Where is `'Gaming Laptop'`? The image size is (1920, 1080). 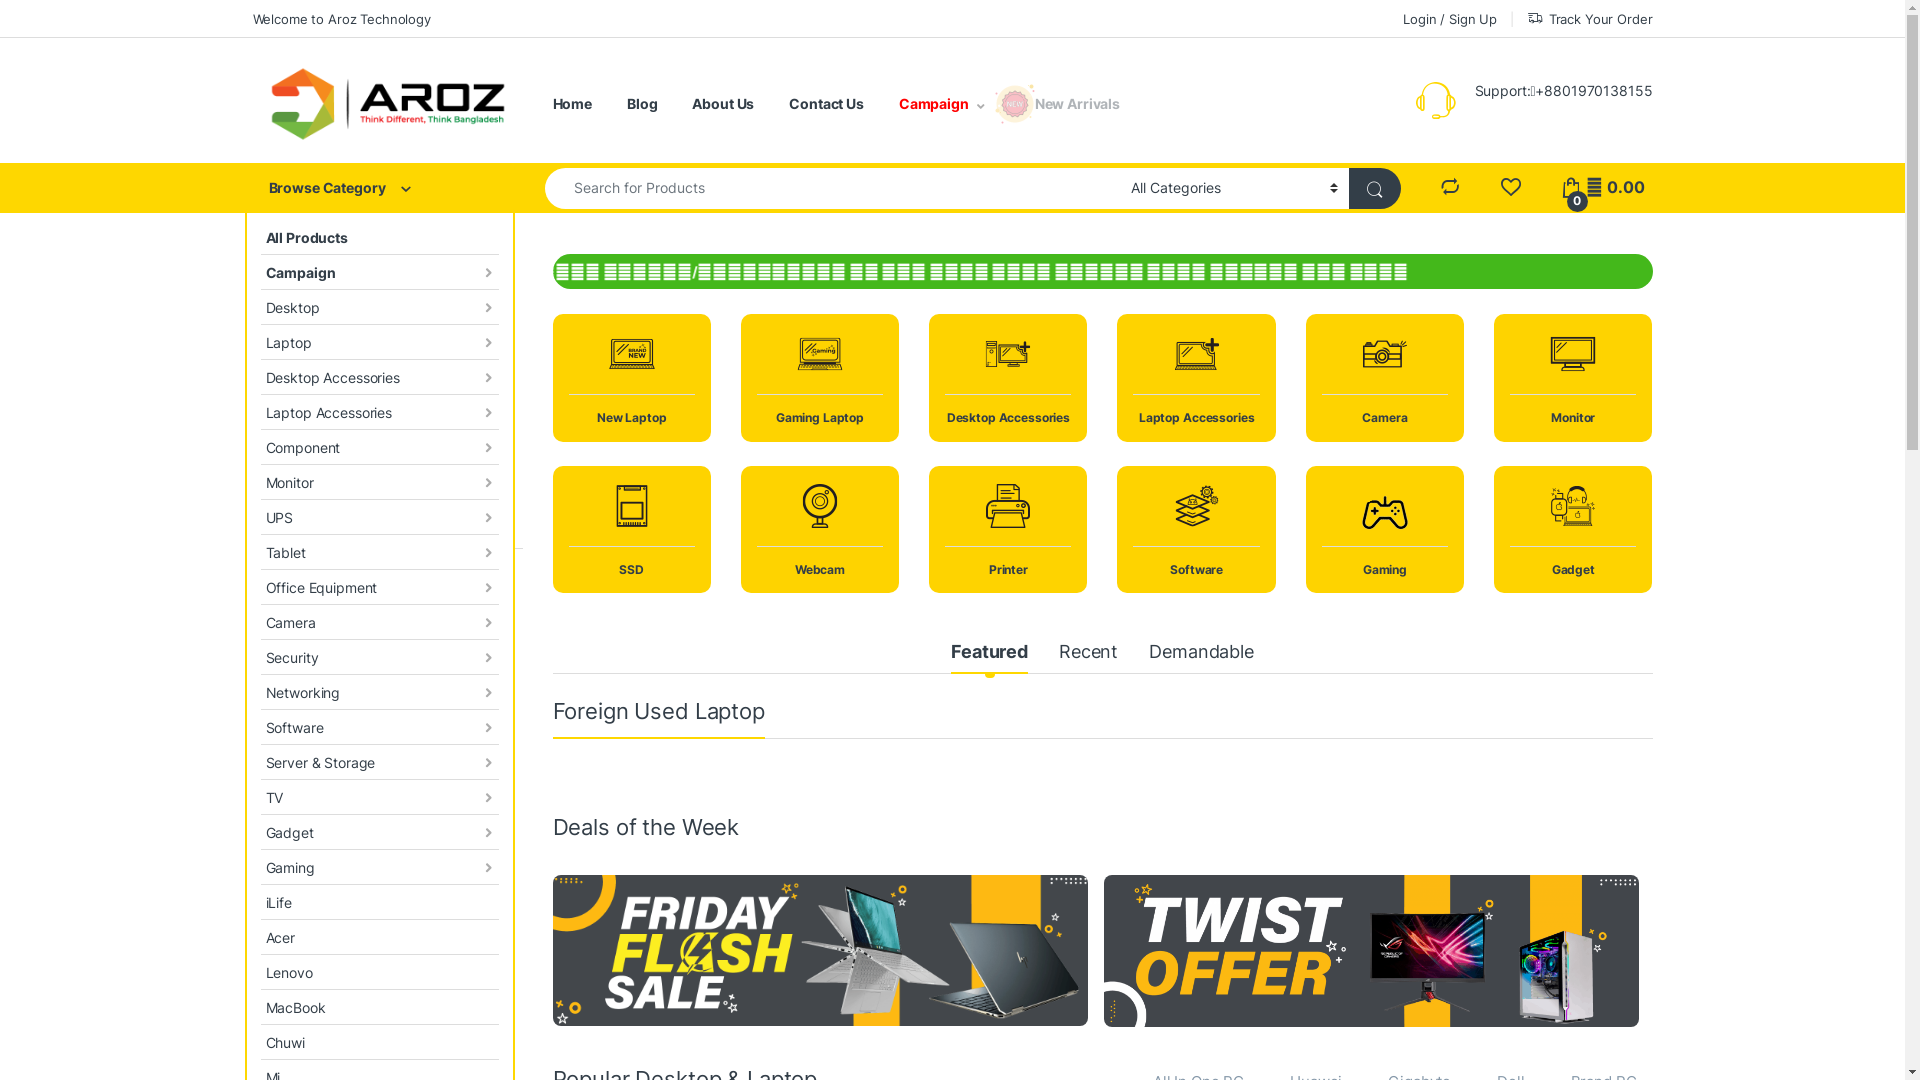
'Gaming Laptop' is located at coordinates (820, 377).